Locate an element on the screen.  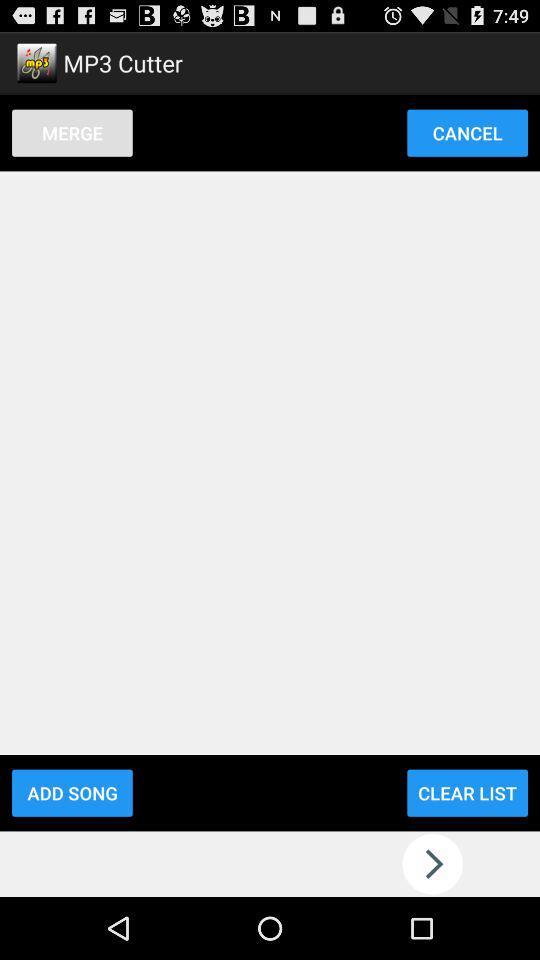
the item at the bottom left corner is located at coordinates (71, 793).